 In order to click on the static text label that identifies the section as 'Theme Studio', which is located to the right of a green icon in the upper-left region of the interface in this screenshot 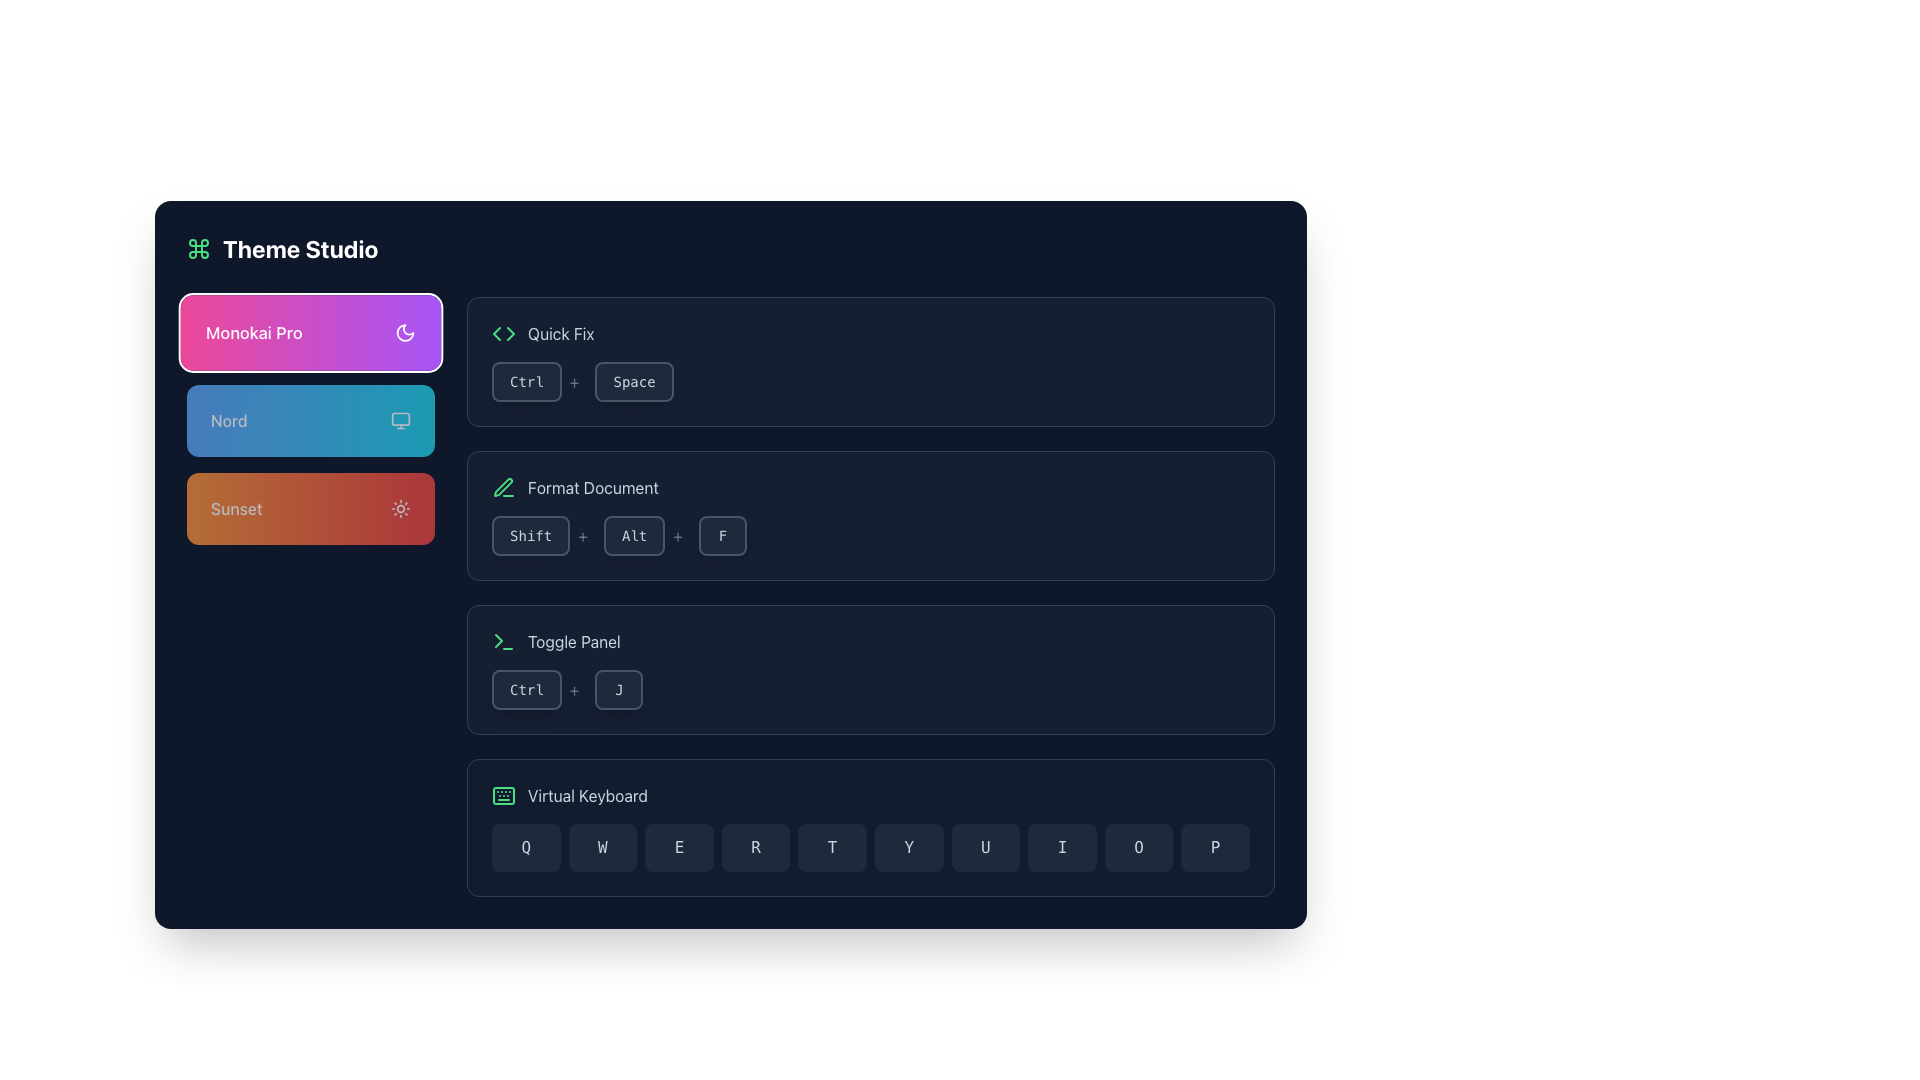, I will do `click(299, 248)`.